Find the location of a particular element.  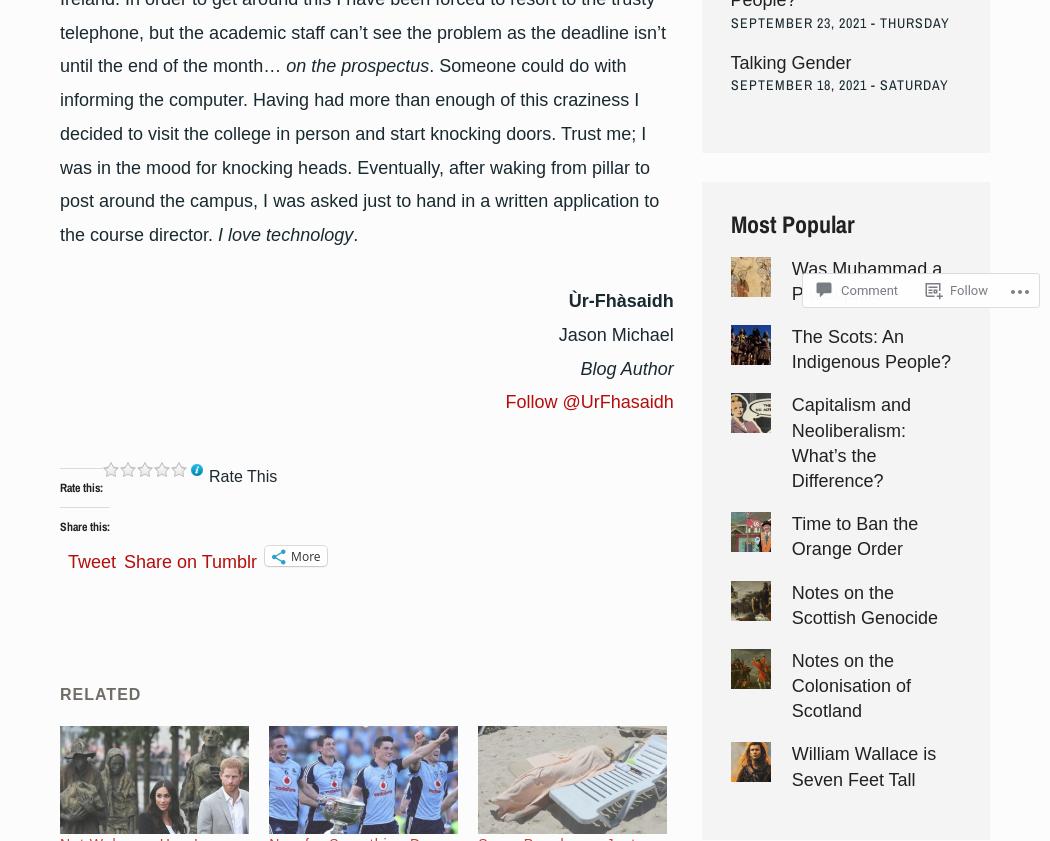

'. Someone could do with informing the computer. Having had more than enough of this craziness I decided to visit the college in person and start knocking doors. Trust me; I was in the mood for knocking heads. Eventually, after waking from pillar to post around the campus, I was asked just to hand in a written application to the course director.' is located at coordinates (358, 149).